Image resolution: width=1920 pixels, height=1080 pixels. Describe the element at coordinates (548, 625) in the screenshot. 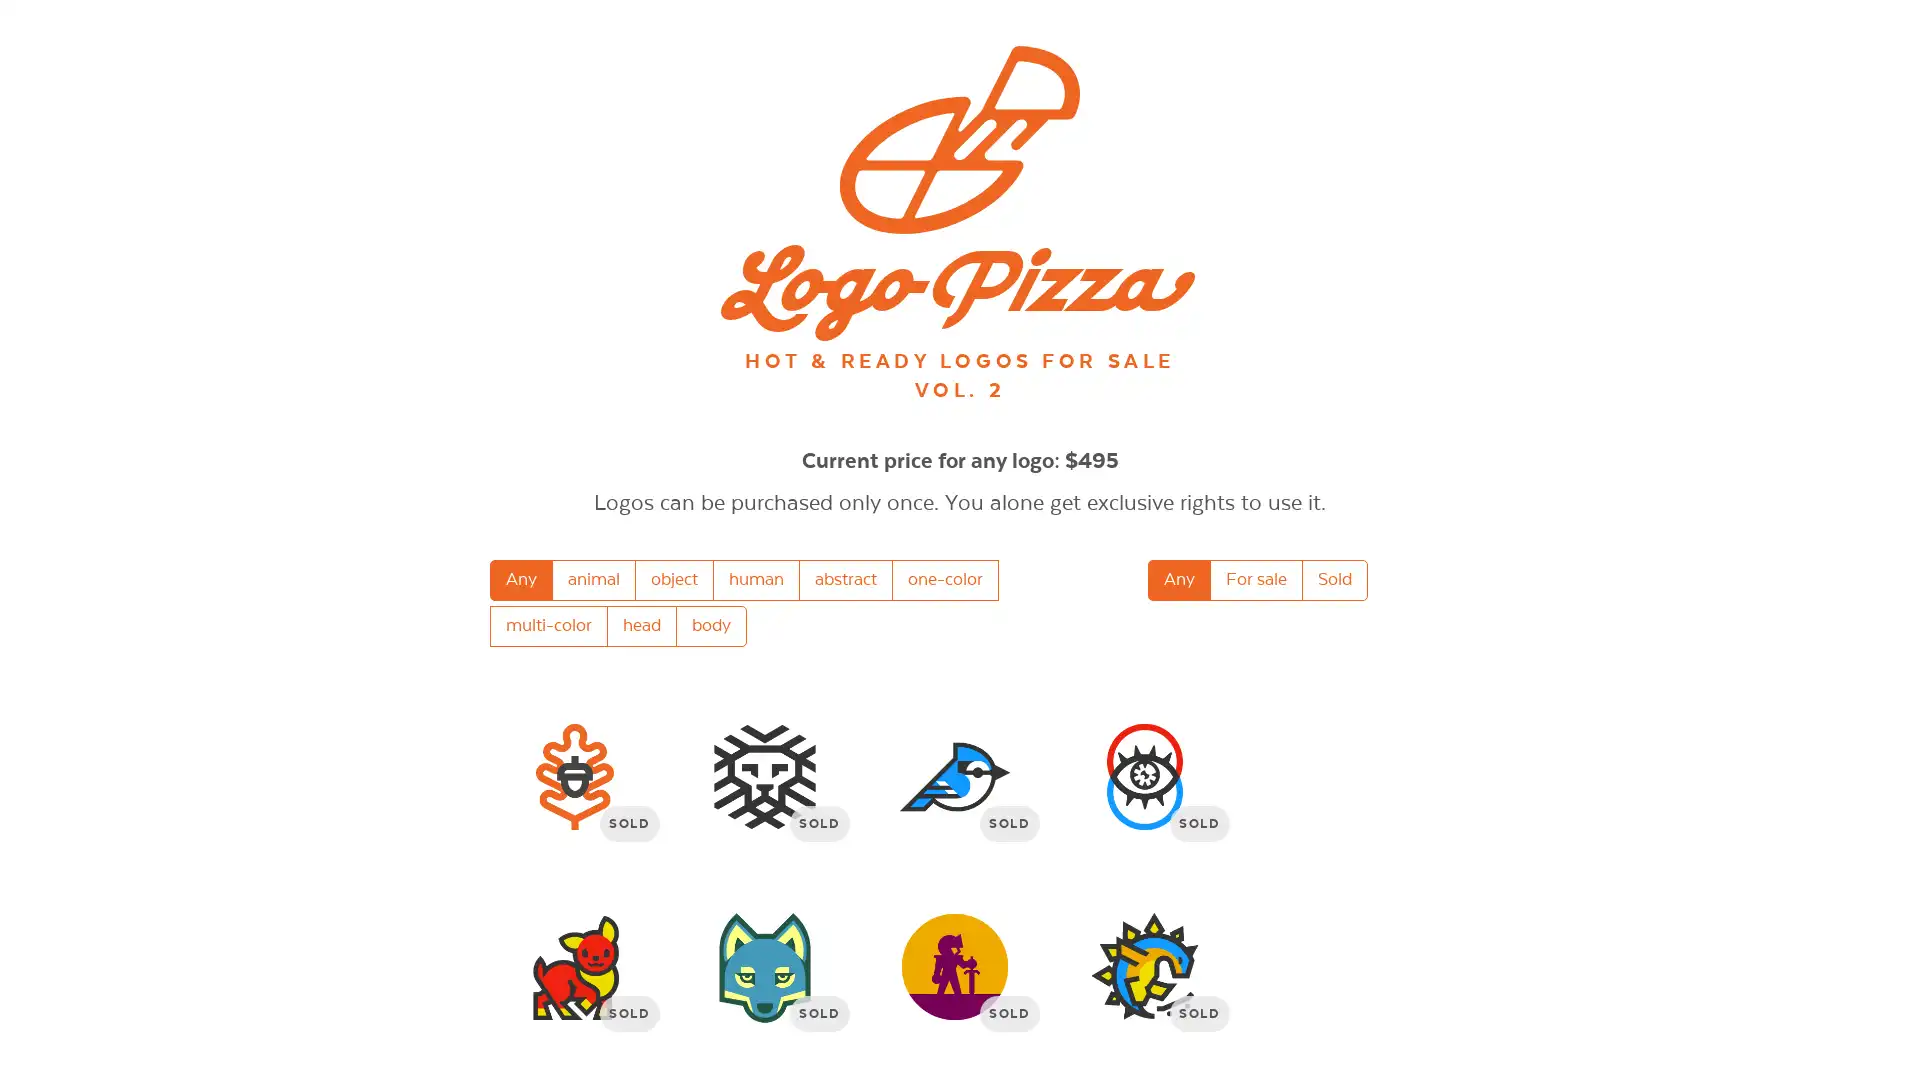

I see `multi-color` at that location.